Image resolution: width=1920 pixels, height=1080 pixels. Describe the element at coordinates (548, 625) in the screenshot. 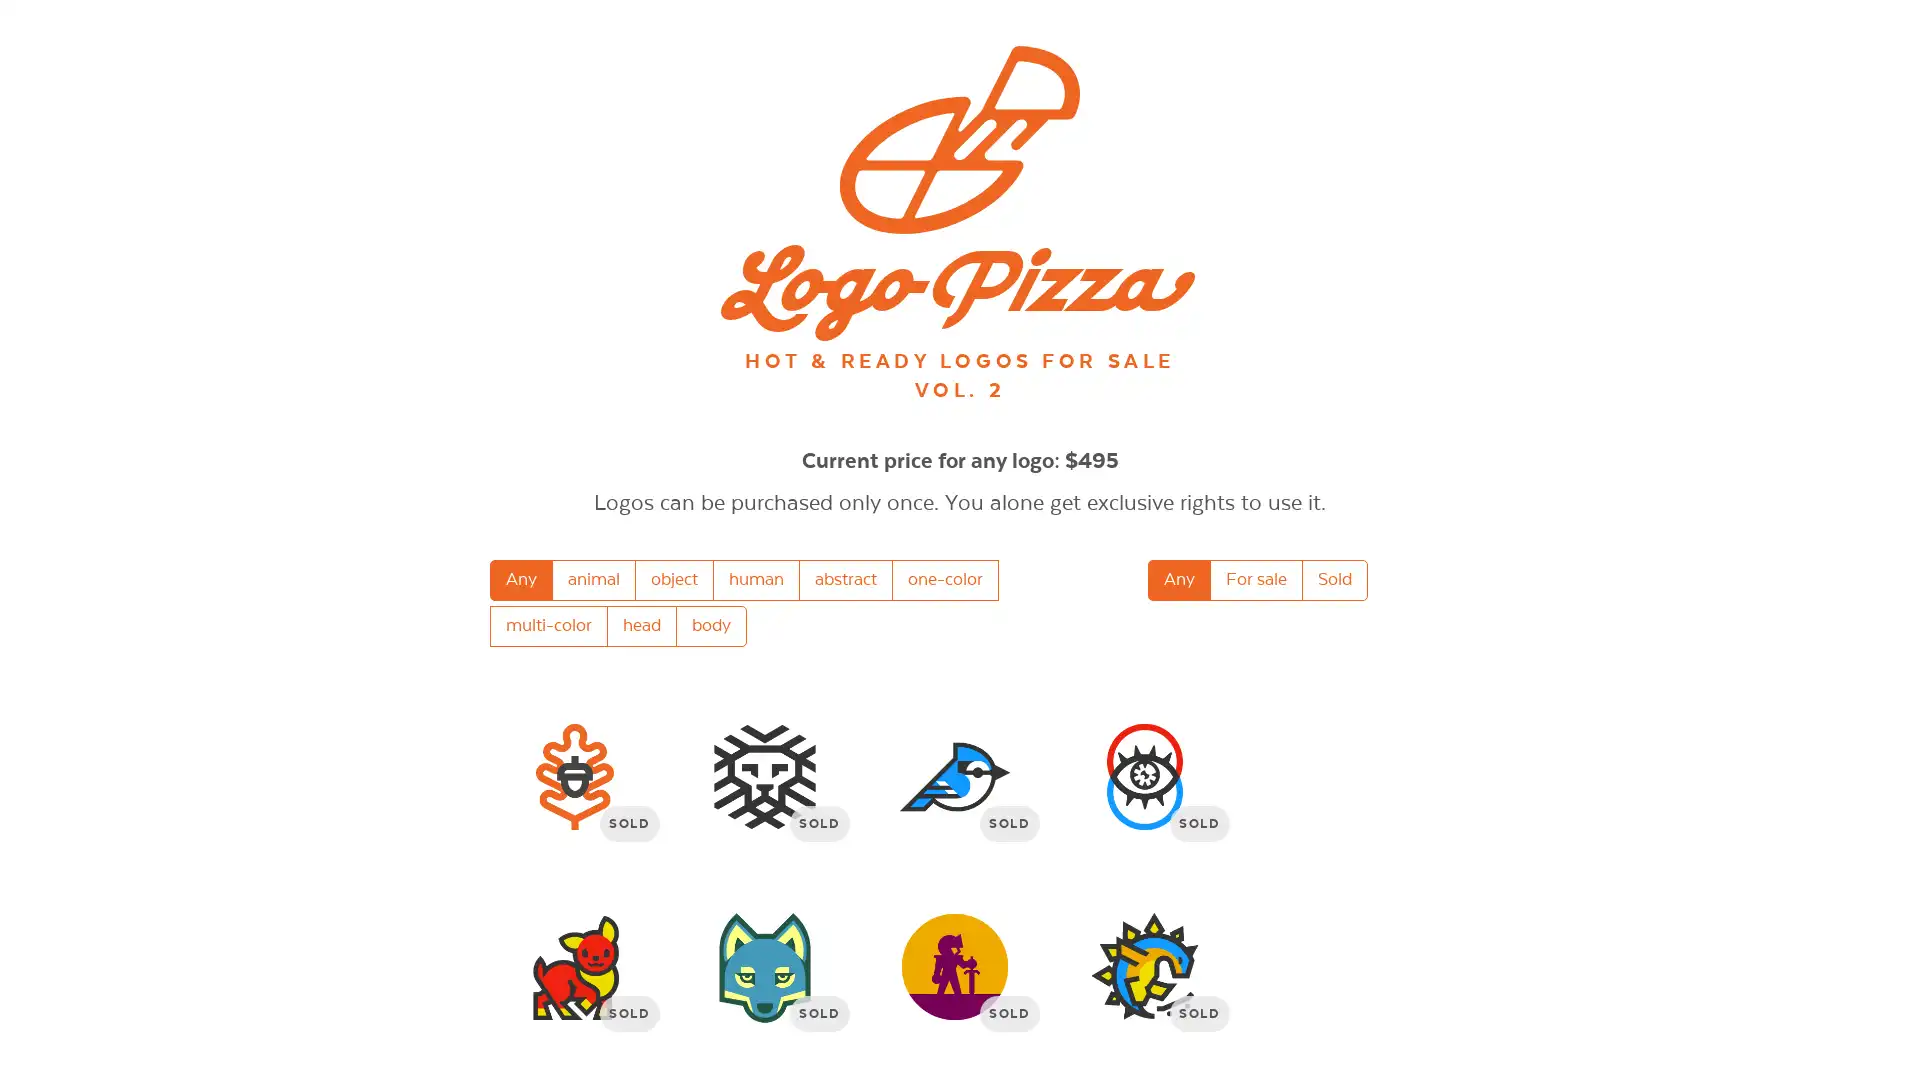

I see `multi-color` at that location.